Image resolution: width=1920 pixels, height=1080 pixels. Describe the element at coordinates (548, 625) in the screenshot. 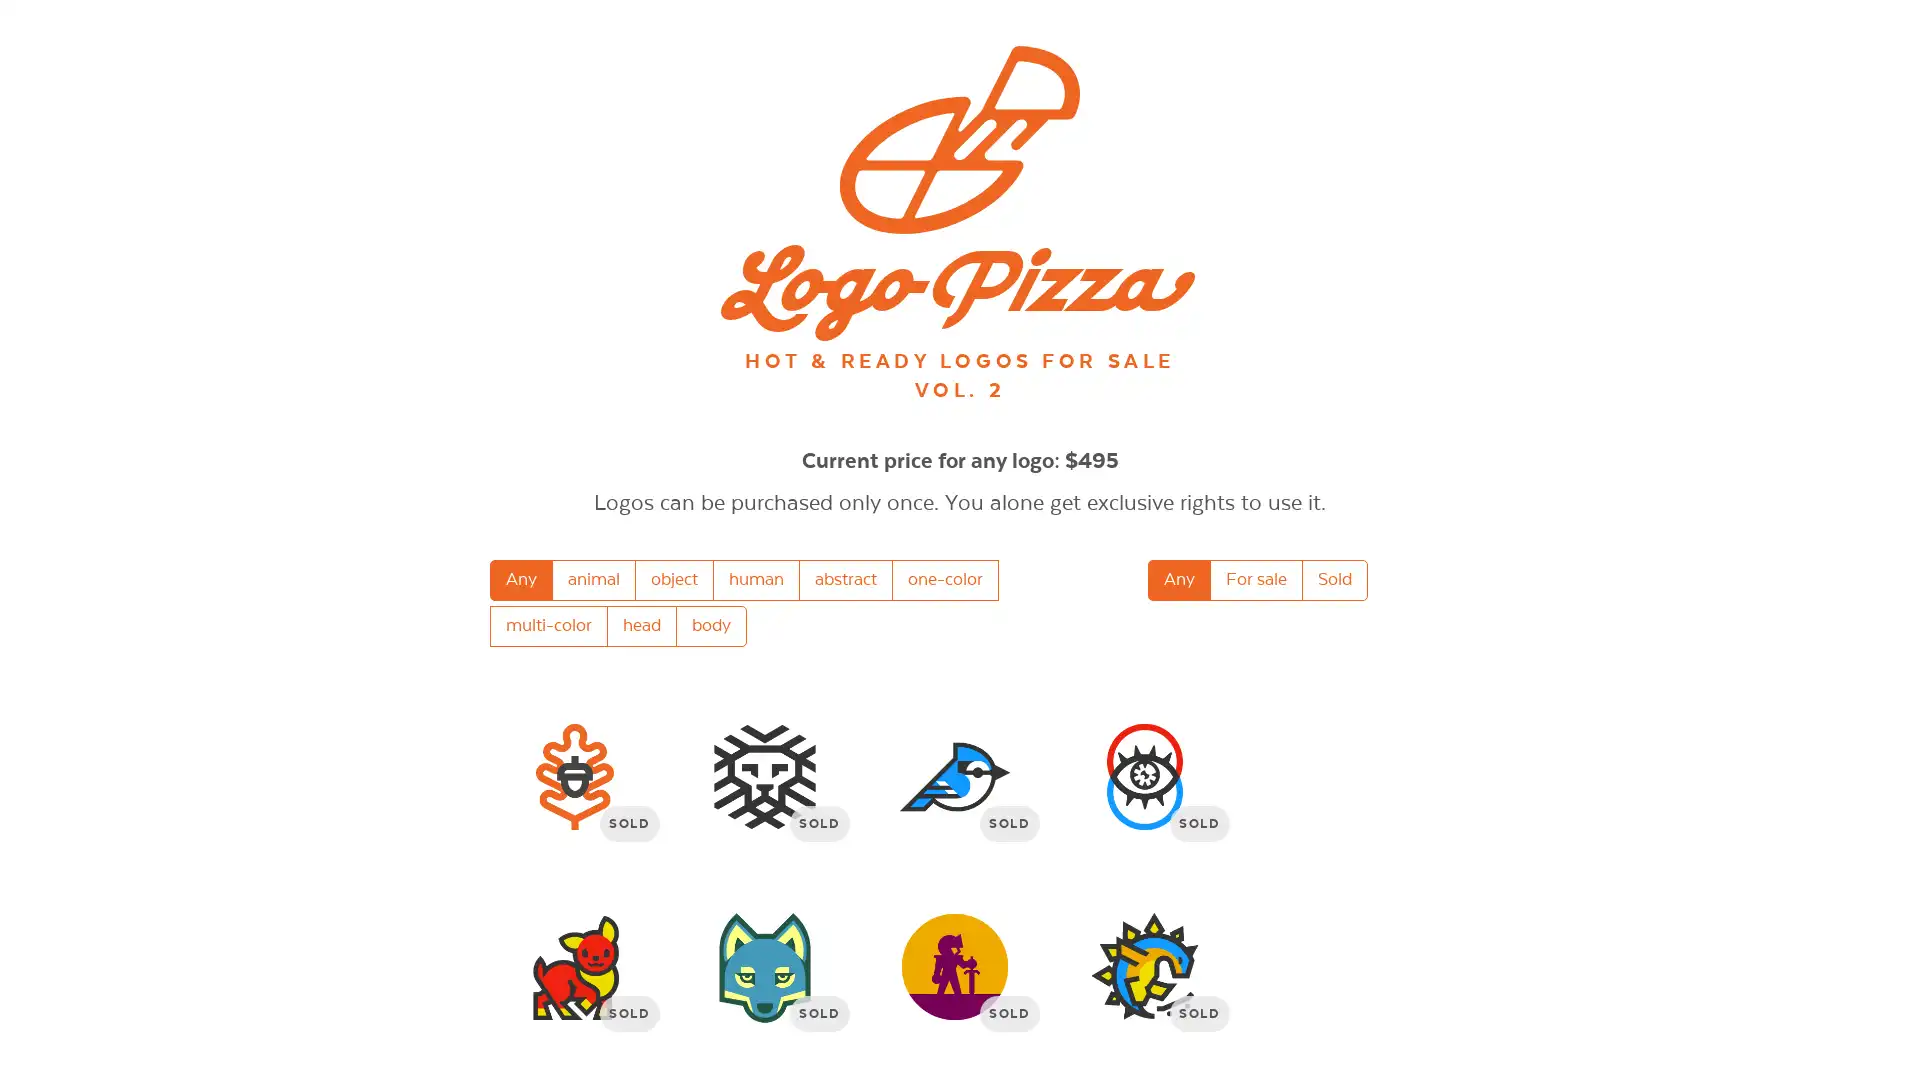

I see `multi-color` at that location.